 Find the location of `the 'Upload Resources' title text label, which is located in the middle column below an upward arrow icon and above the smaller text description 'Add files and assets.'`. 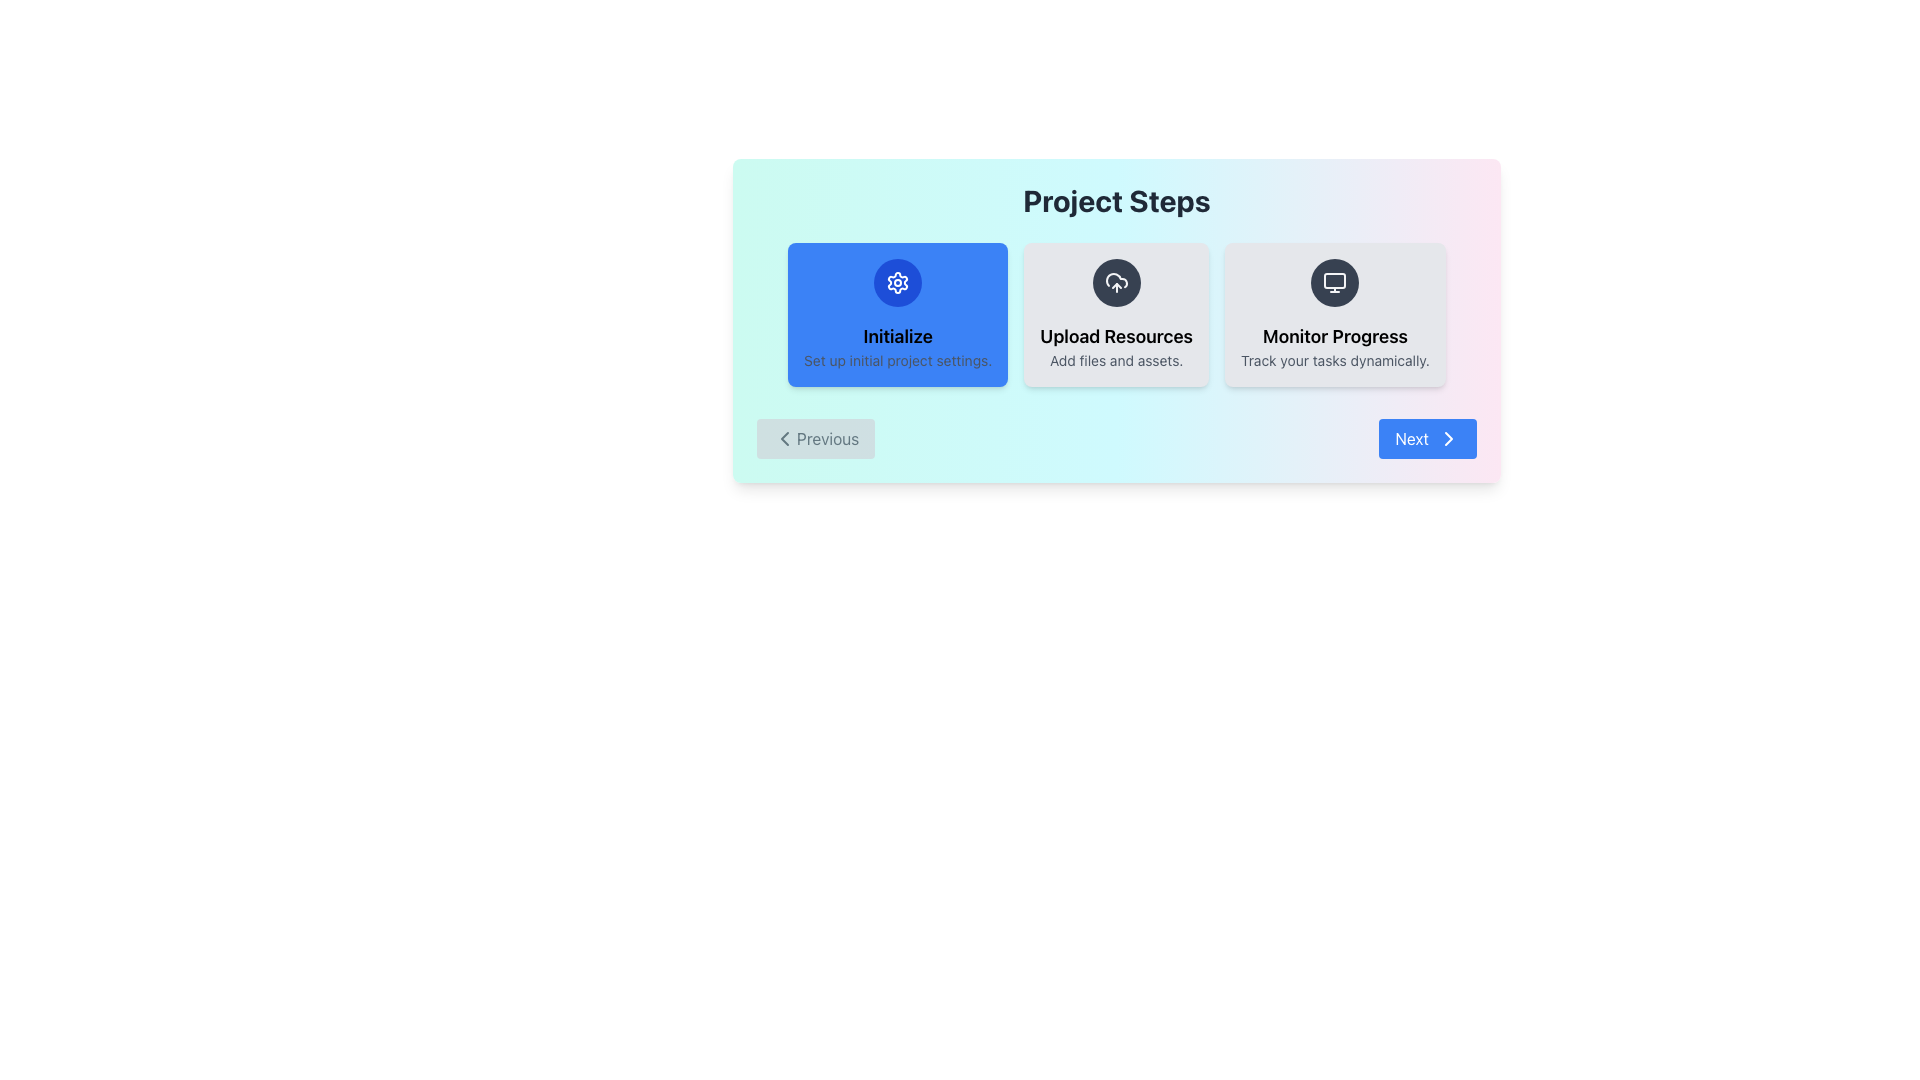

the 'Upload Resources' title text label, which is located in the middle column below an upward arrow icon and above the smaller text description 'Add files and assets.' is located at coordinates (1115, 335).